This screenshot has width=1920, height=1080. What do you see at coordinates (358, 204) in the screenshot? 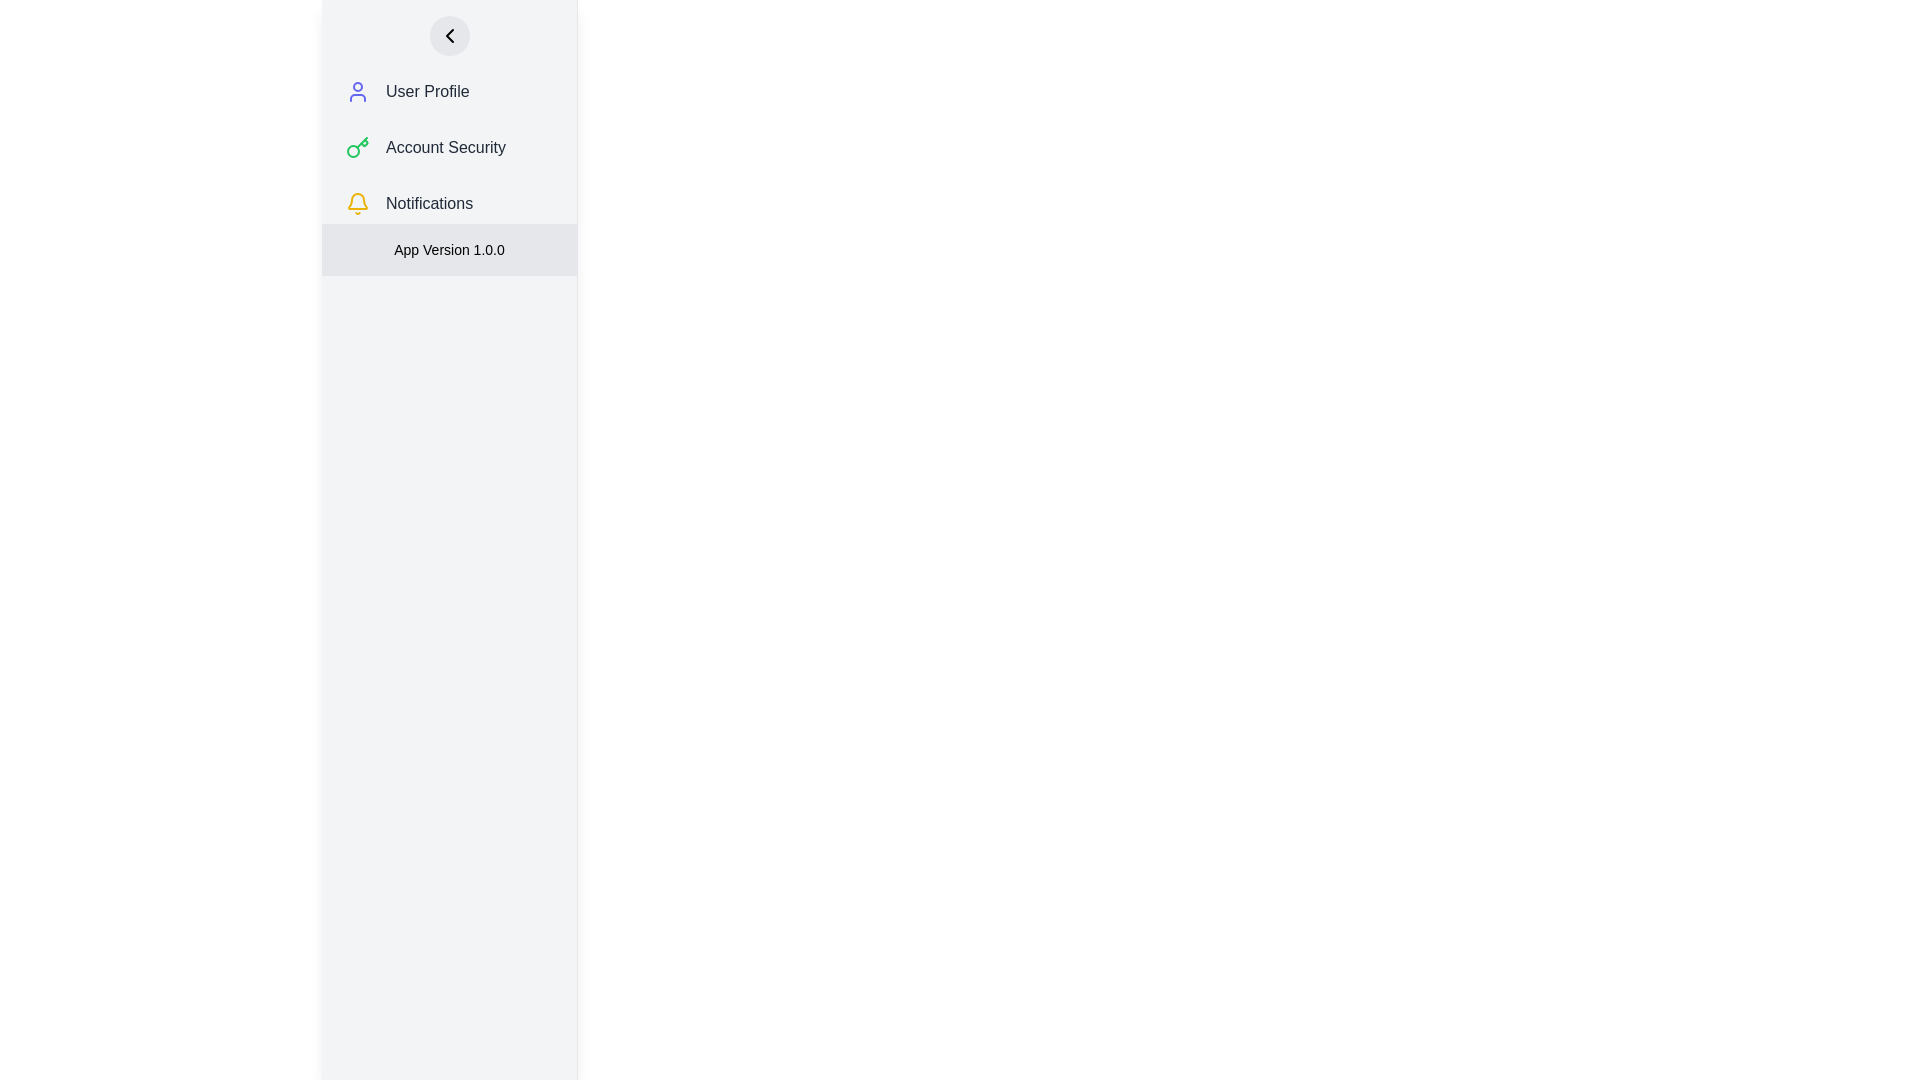
I see `the bell icon with a yellow outline located in the sidebar menu next to the 'Notifications' label` at bounding box center [358, 204].